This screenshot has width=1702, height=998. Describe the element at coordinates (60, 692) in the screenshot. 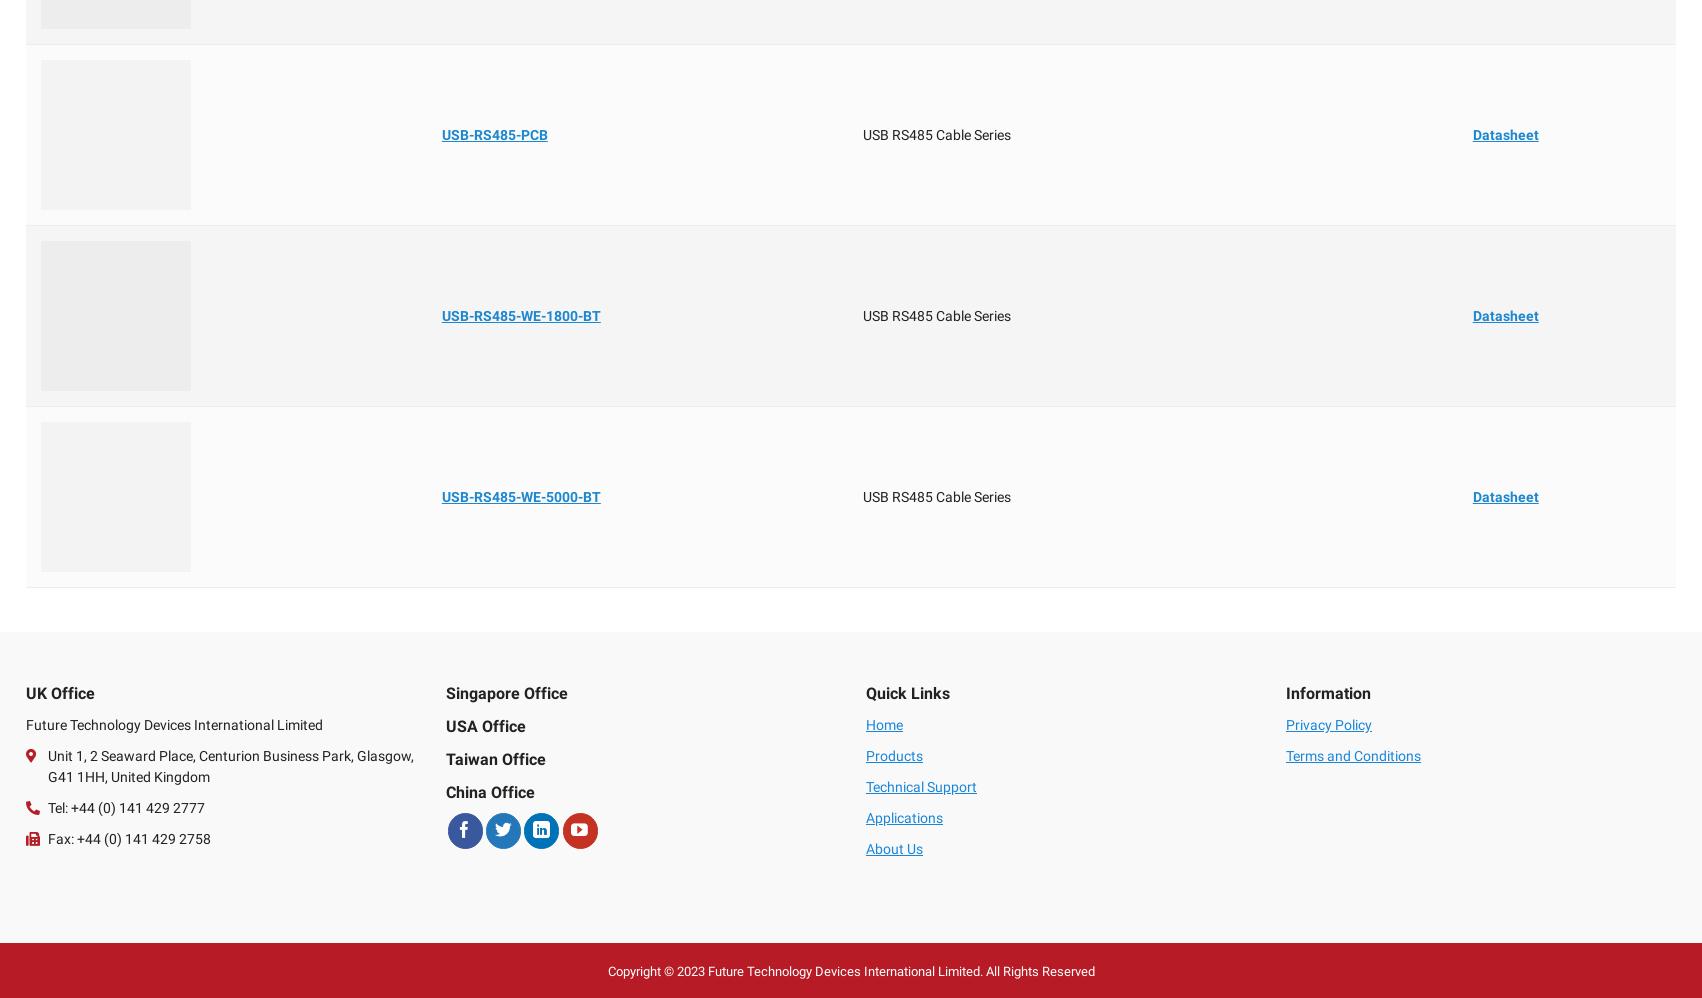

I see `'UK Office'` at that location.